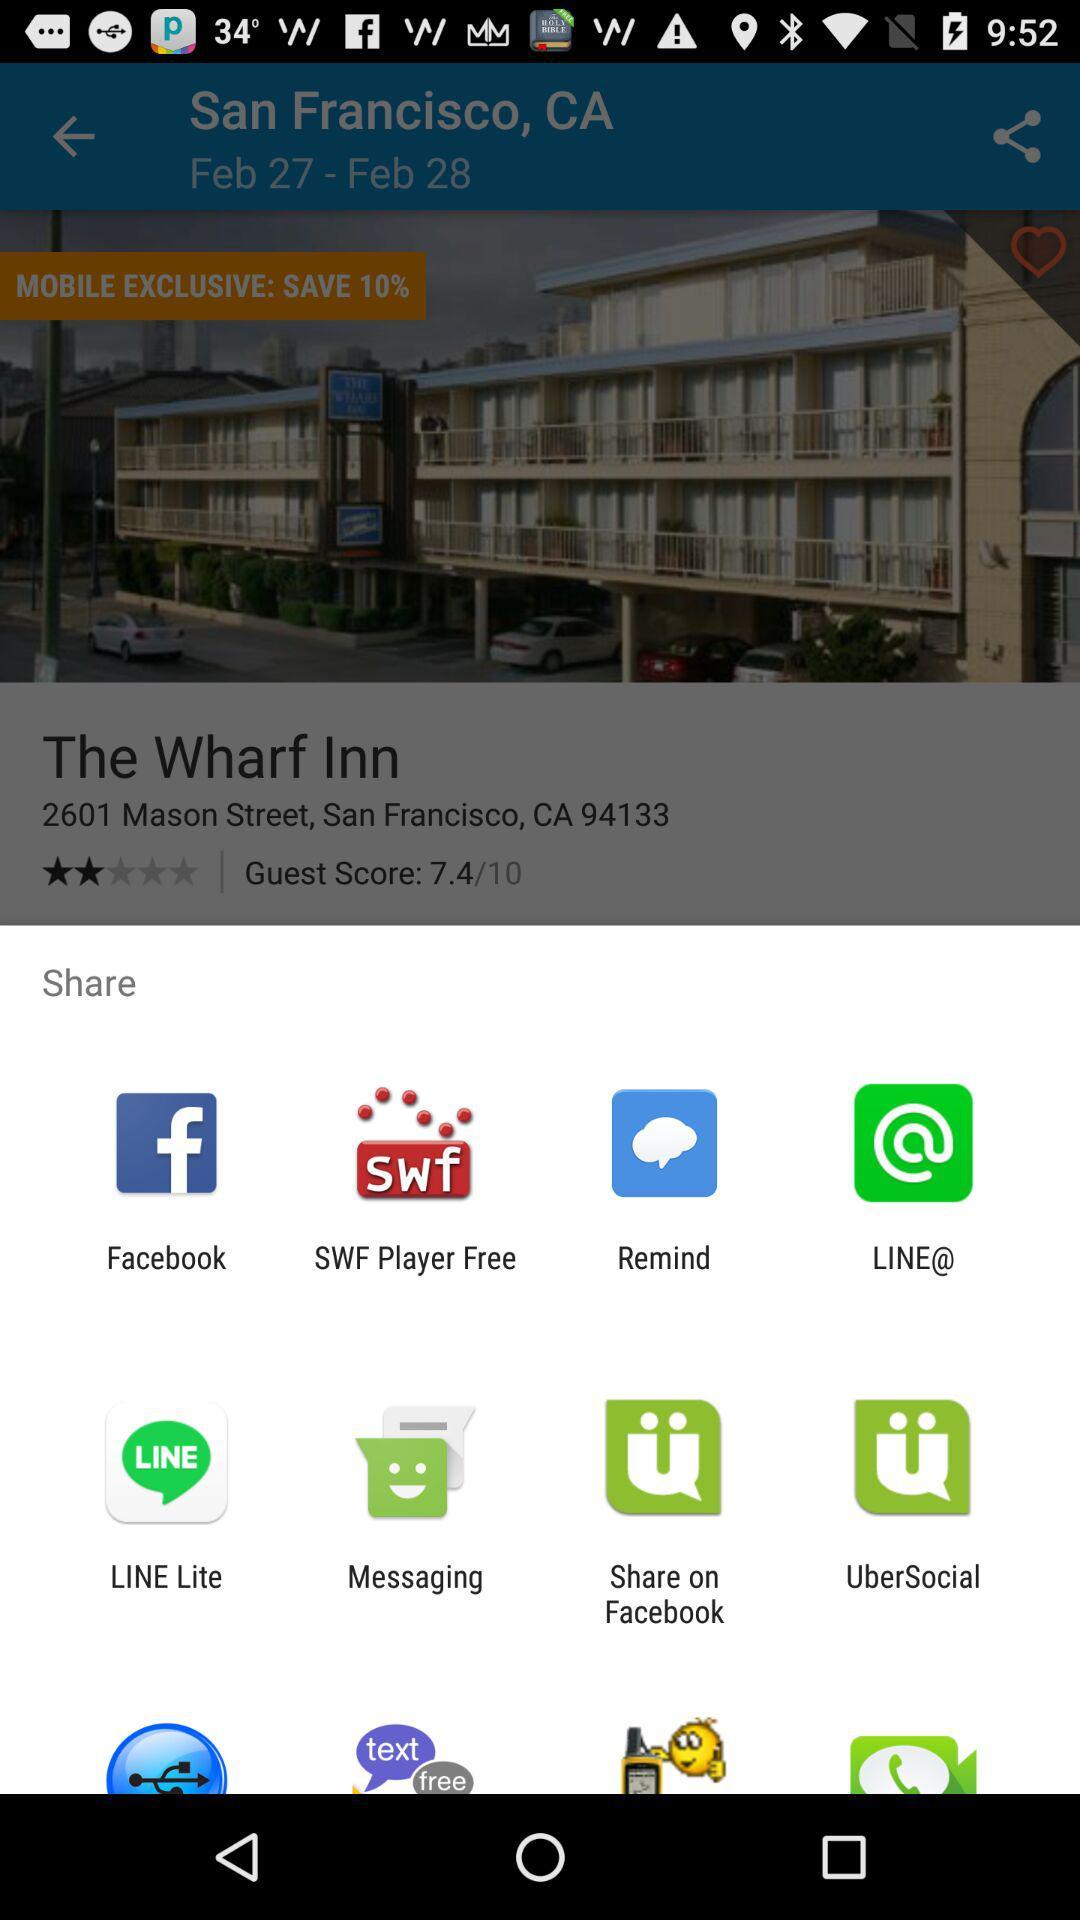 The width and height of the screenshot is (1080, 1920). Describe the element at coordinates (165, 1592) in the screenshot. I see `the app to the left of the messaging app` at that location.